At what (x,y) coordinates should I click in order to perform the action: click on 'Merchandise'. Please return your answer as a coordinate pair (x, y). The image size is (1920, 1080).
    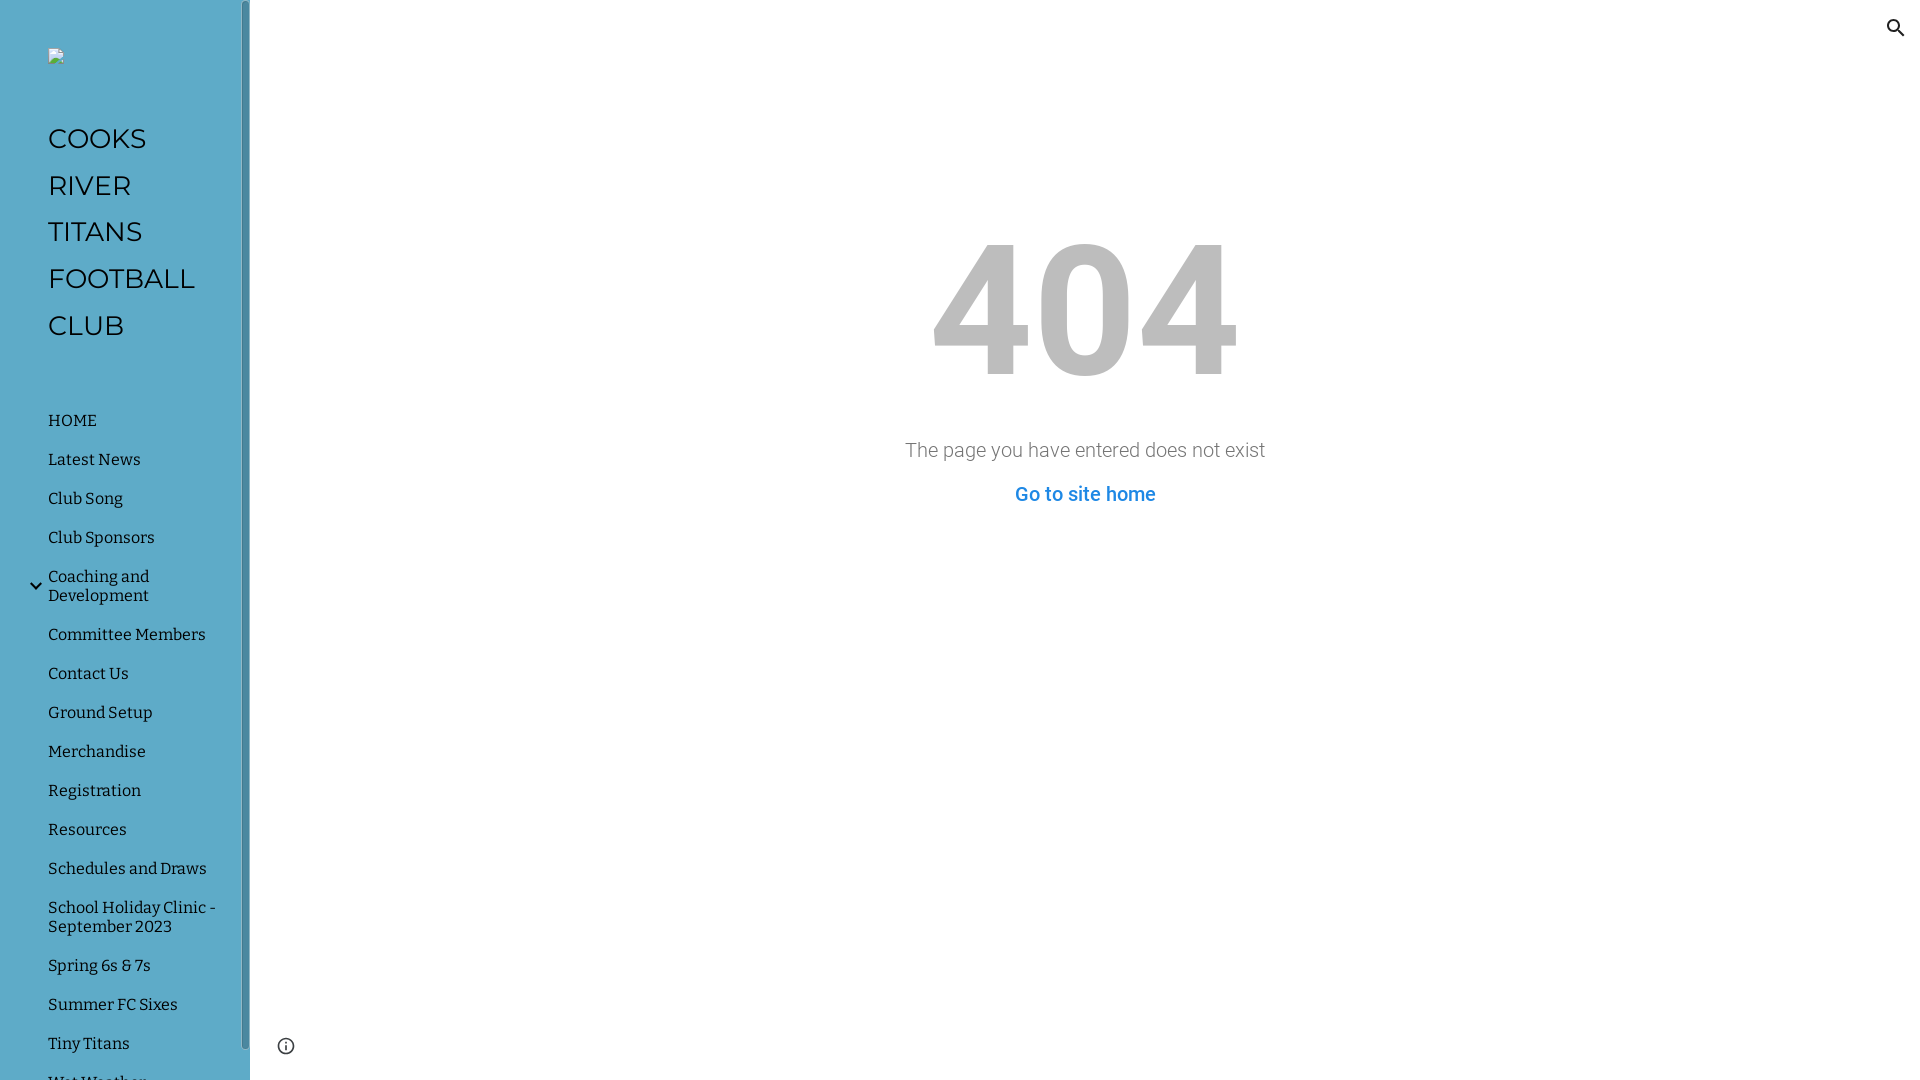
    Looking at the image, I should click on (135, 751).